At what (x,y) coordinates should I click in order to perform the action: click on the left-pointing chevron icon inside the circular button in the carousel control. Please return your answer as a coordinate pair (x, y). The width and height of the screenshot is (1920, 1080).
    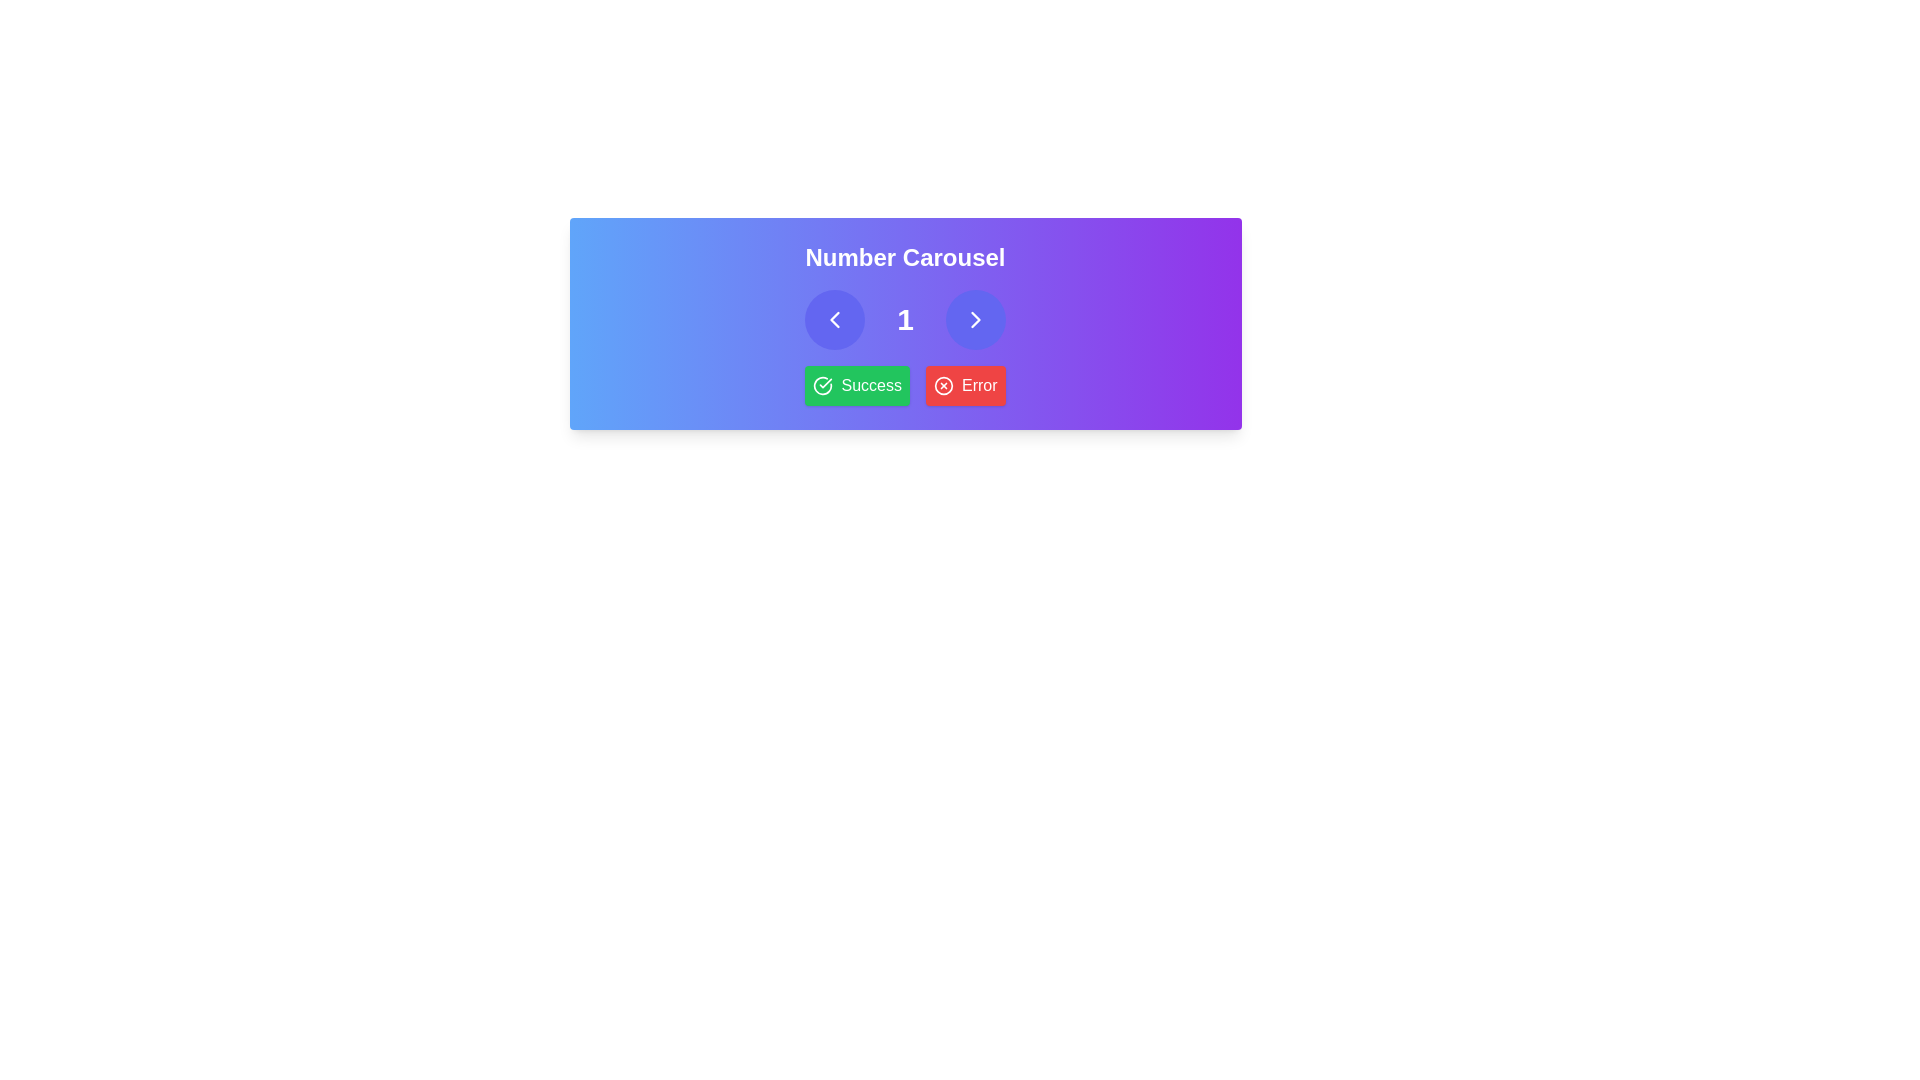
    Looking at the image, I should click on (835, 319).